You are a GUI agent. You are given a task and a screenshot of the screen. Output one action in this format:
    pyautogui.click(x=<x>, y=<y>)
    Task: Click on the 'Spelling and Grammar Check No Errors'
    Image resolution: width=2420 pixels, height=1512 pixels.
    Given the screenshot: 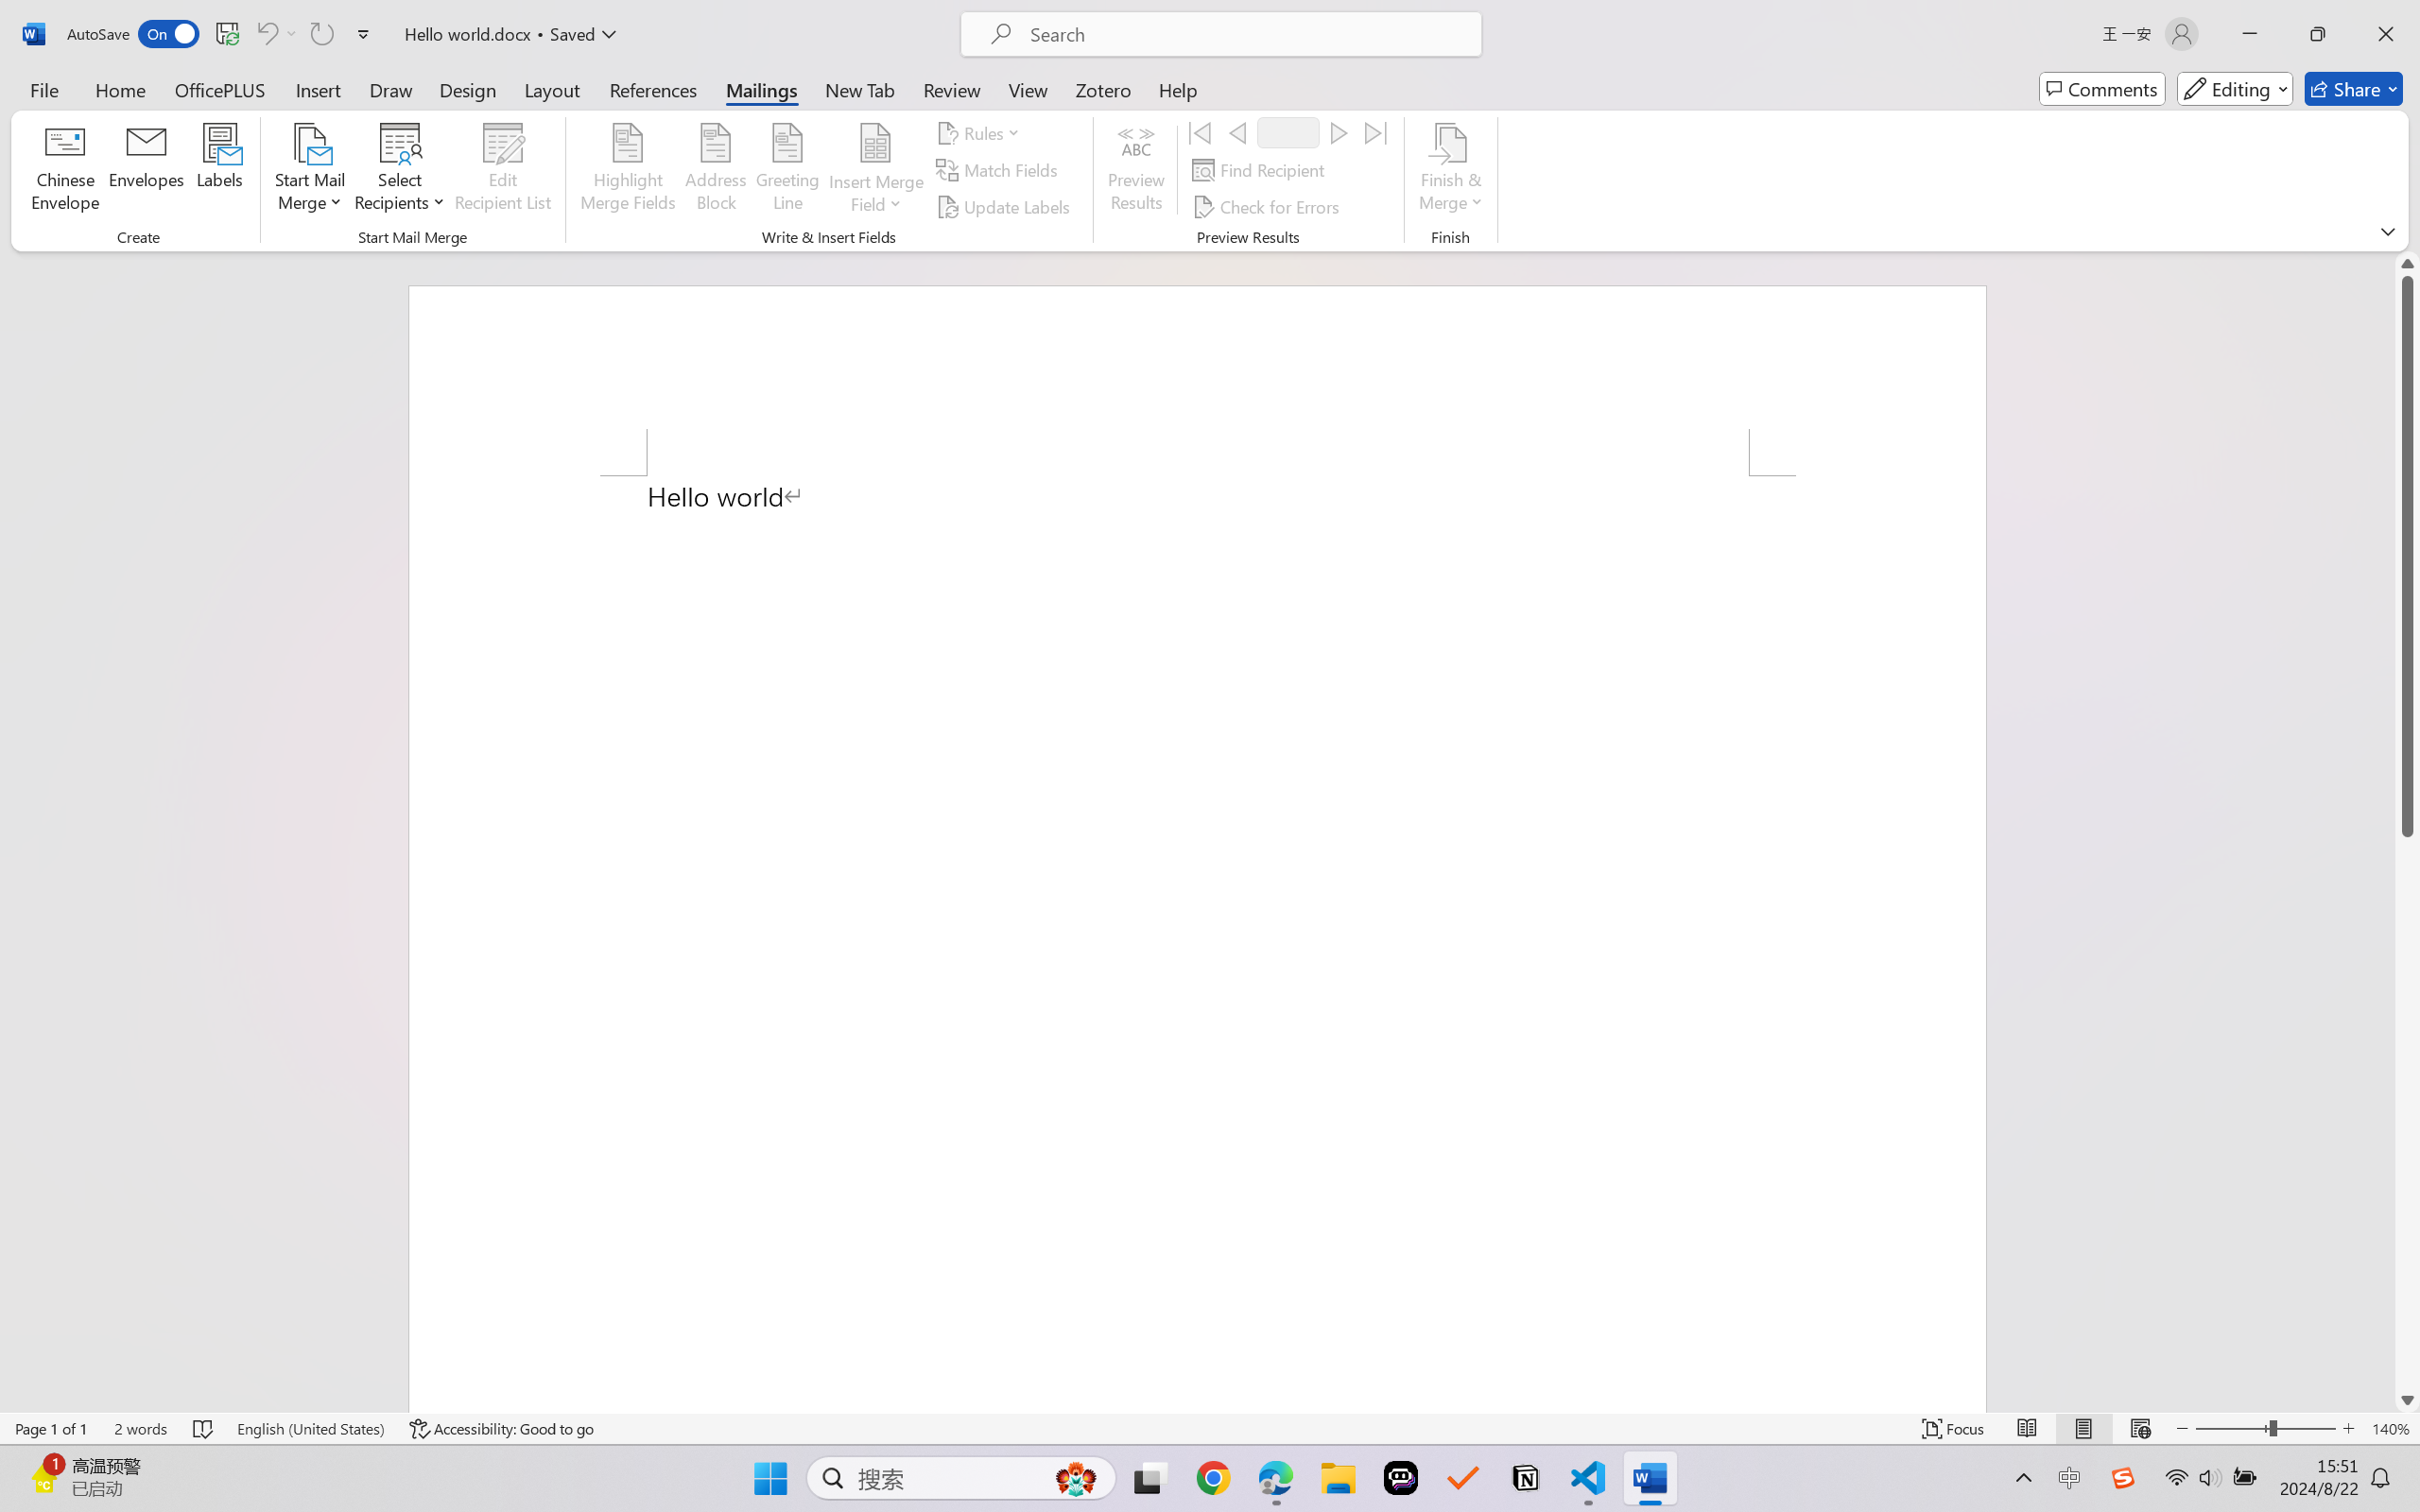 What is the action you would take?
    pyautogui.click(x=203, y=1428)
    